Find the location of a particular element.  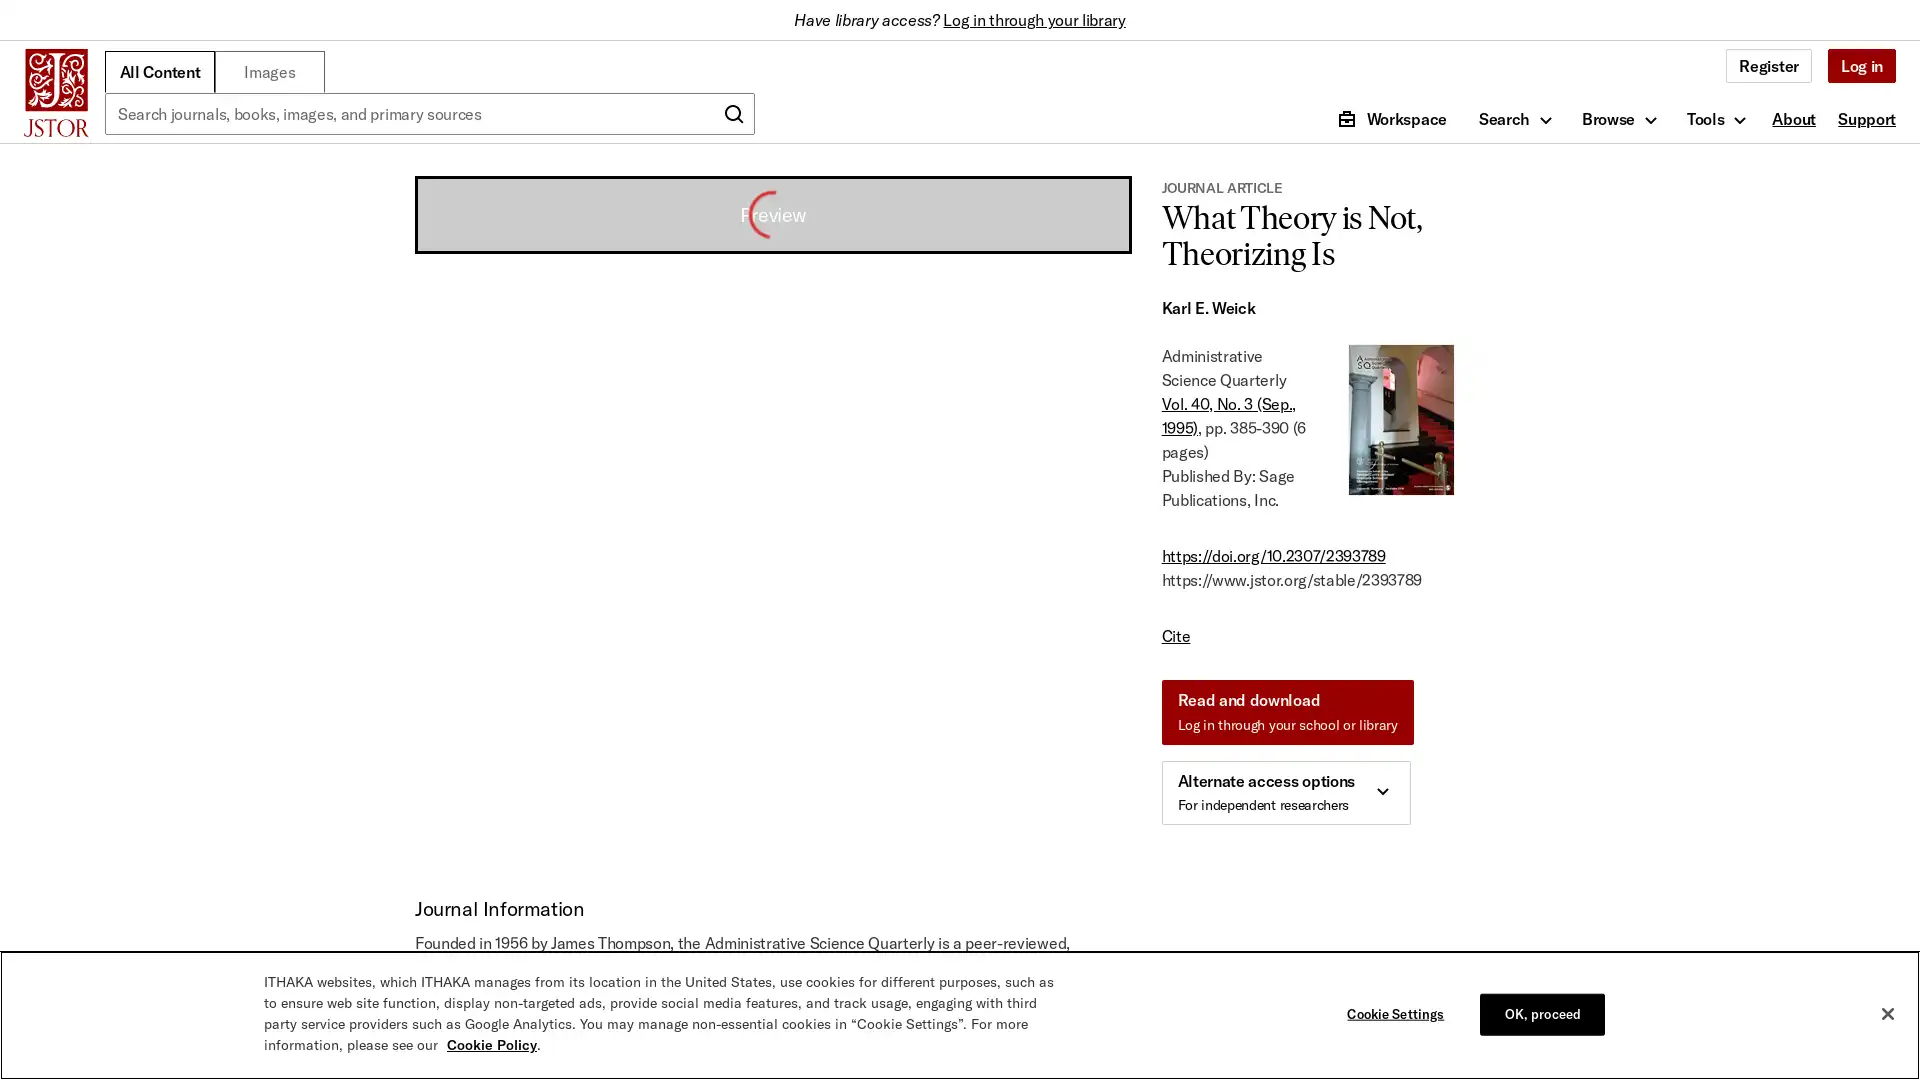

Cookie Settings is located at coordinates (1399, 1014).